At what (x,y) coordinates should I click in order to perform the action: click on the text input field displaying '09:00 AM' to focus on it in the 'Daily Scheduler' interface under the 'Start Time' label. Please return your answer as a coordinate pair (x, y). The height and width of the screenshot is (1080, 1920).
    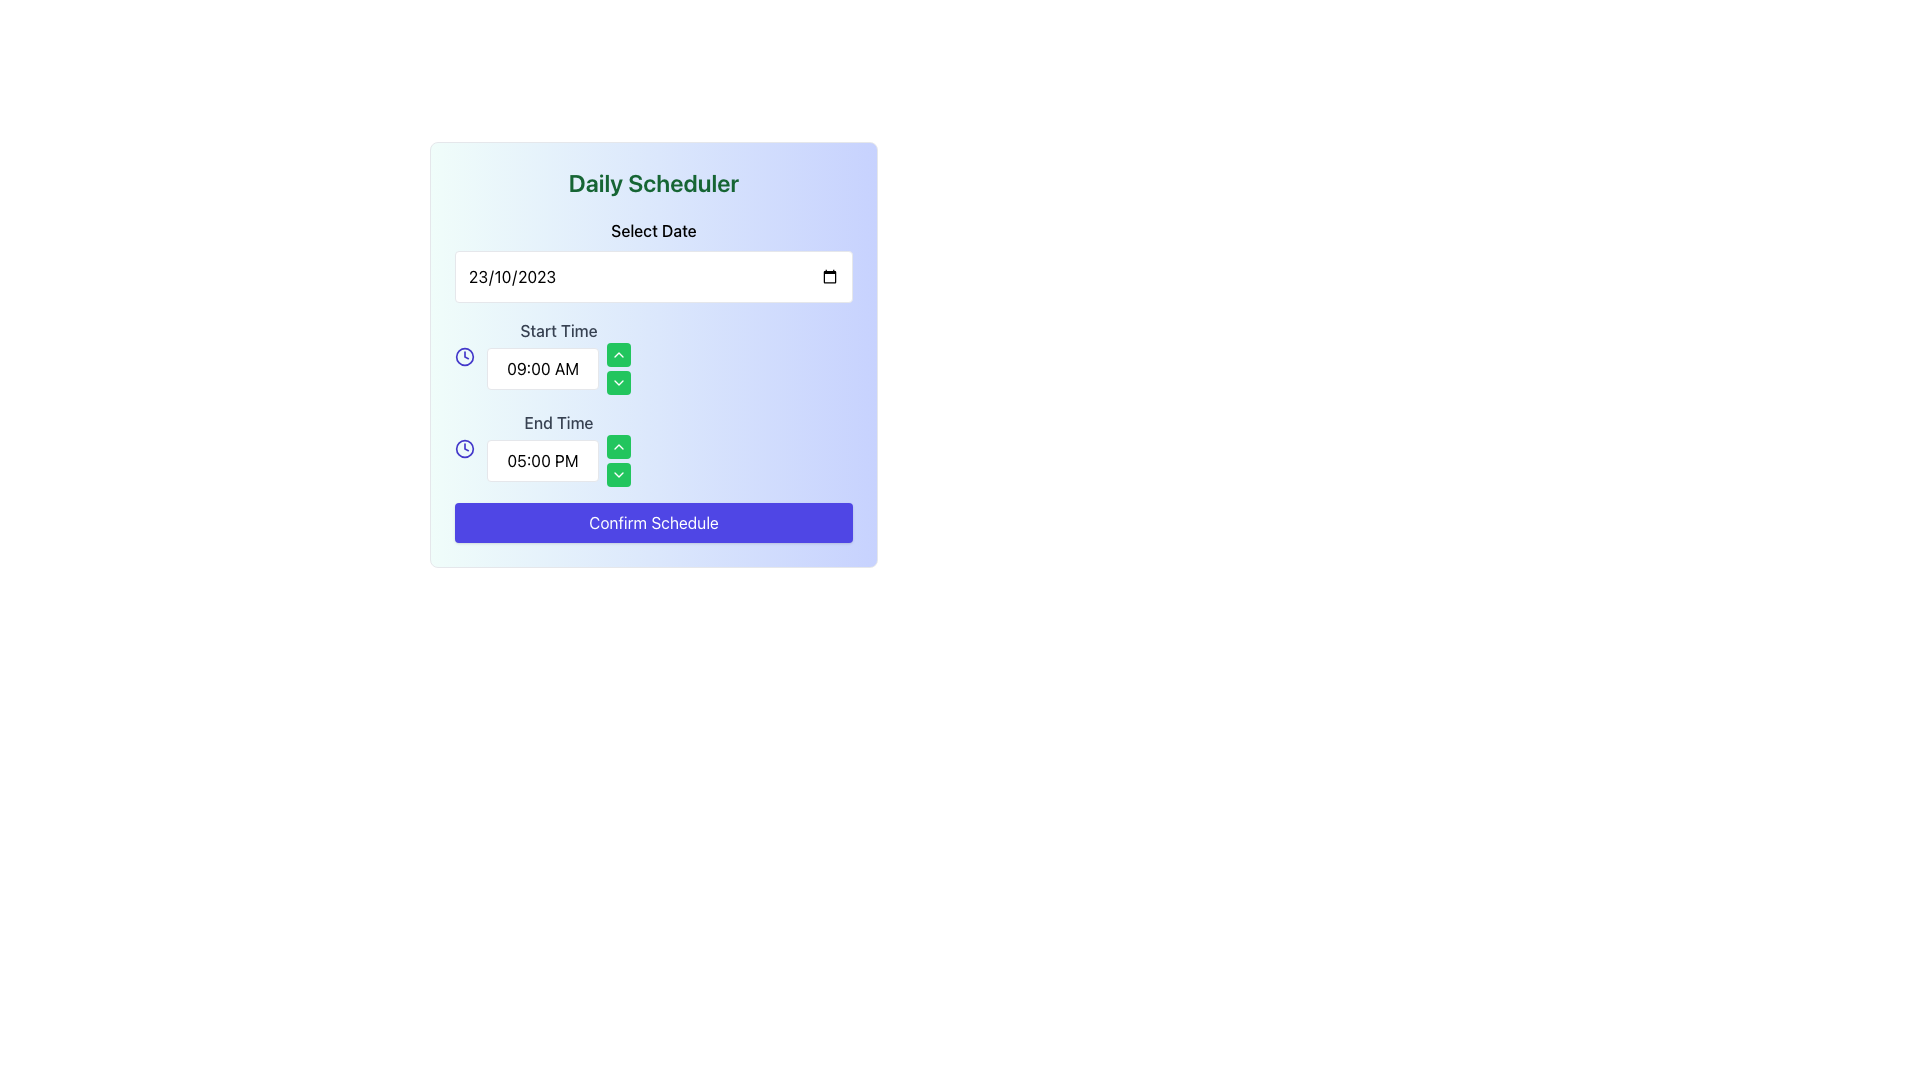
    Looking at the image, I should click on (558, 369).